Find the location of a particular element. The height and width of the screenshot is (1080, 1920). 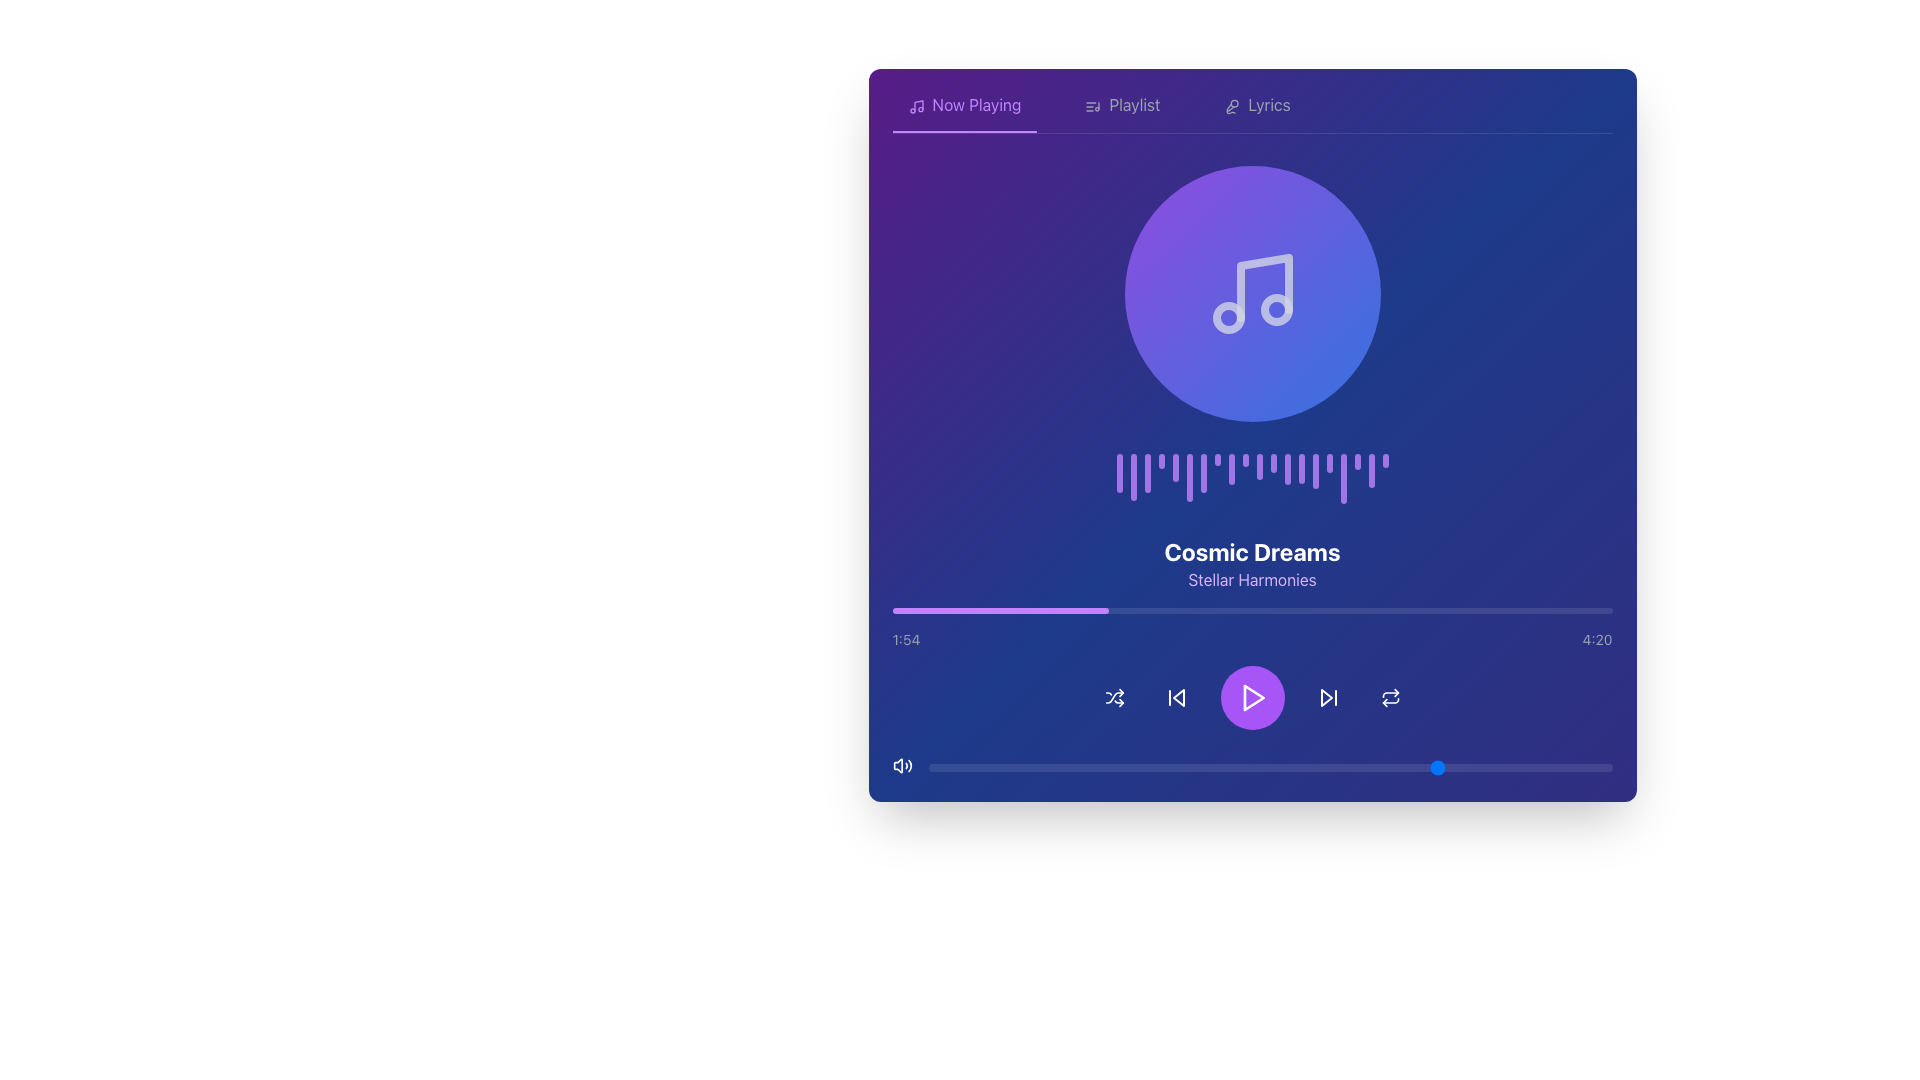

the backward skip button icon, which is a small white icon with a leftward arrowhead and vertical line is located at coordinates (1176, 697).